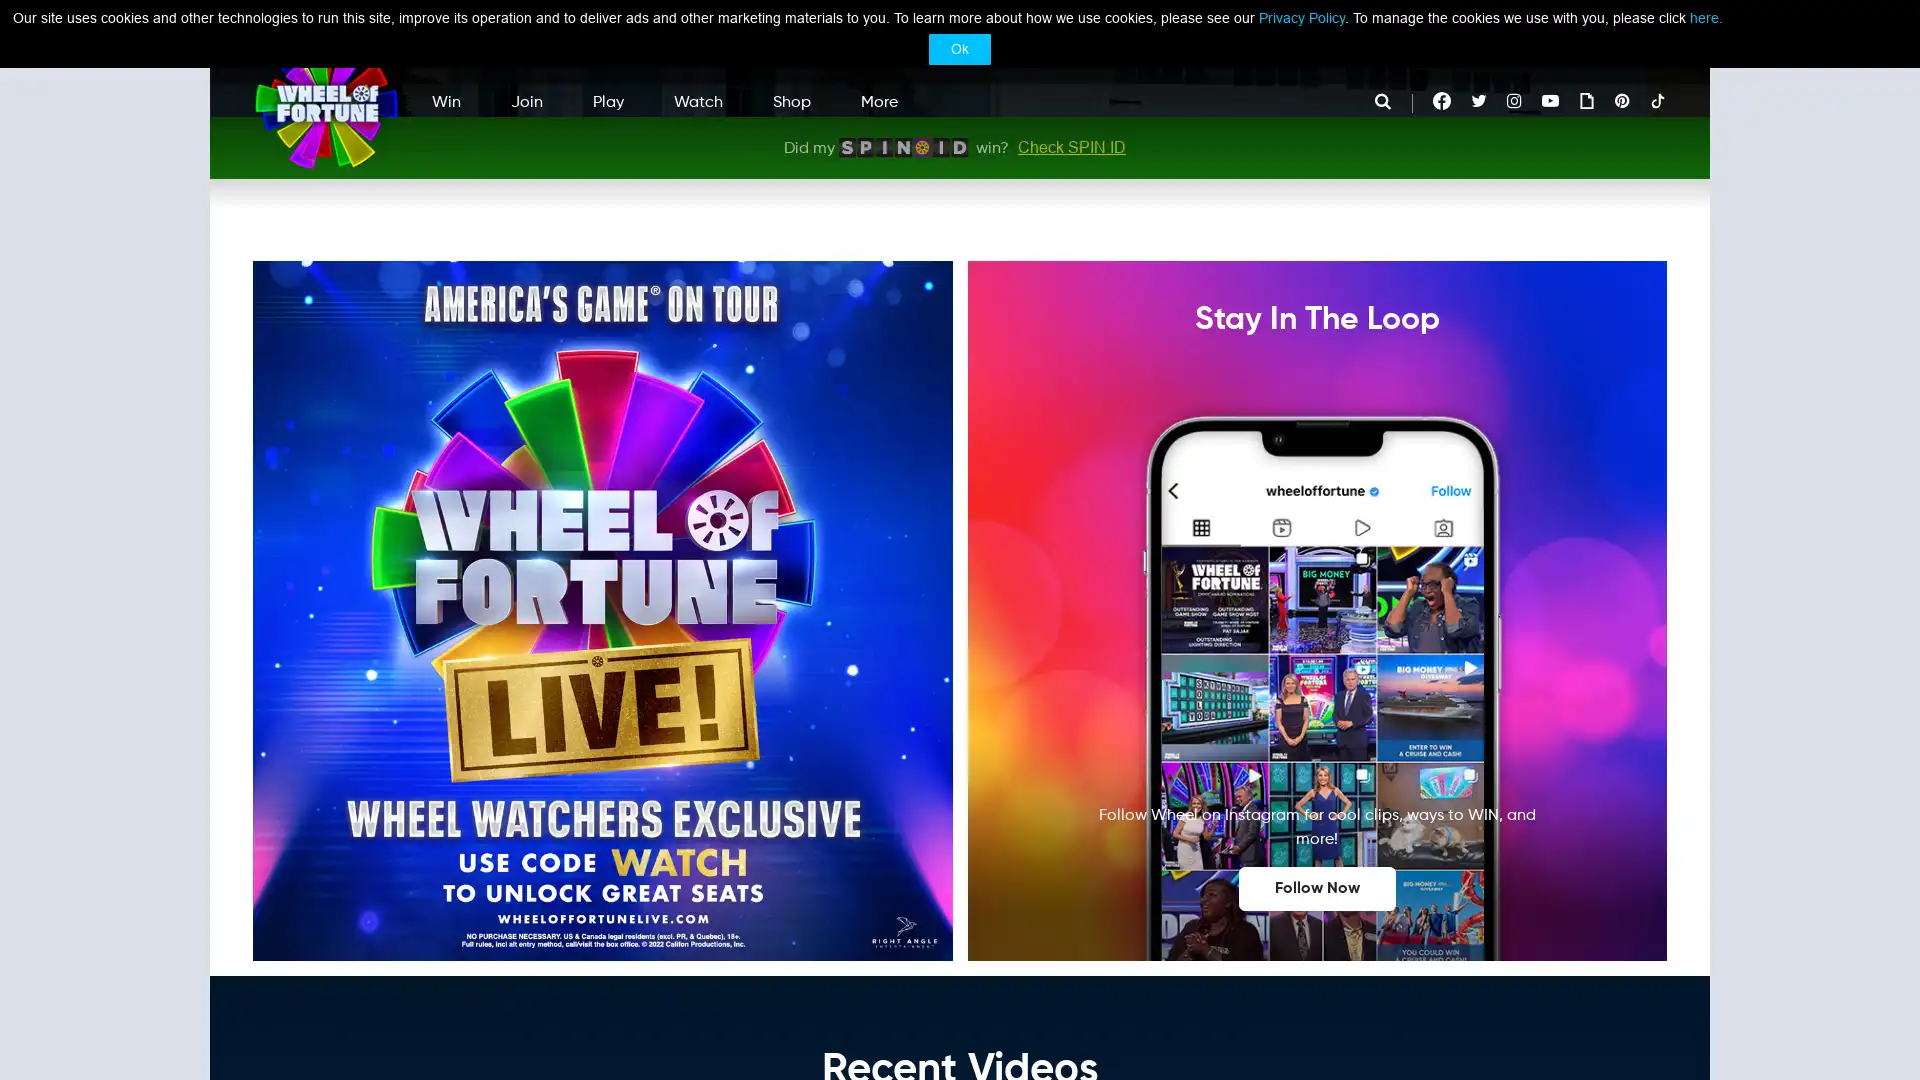 The image size is (1920, 1080). I want to click on Ok, so click(960, 48).